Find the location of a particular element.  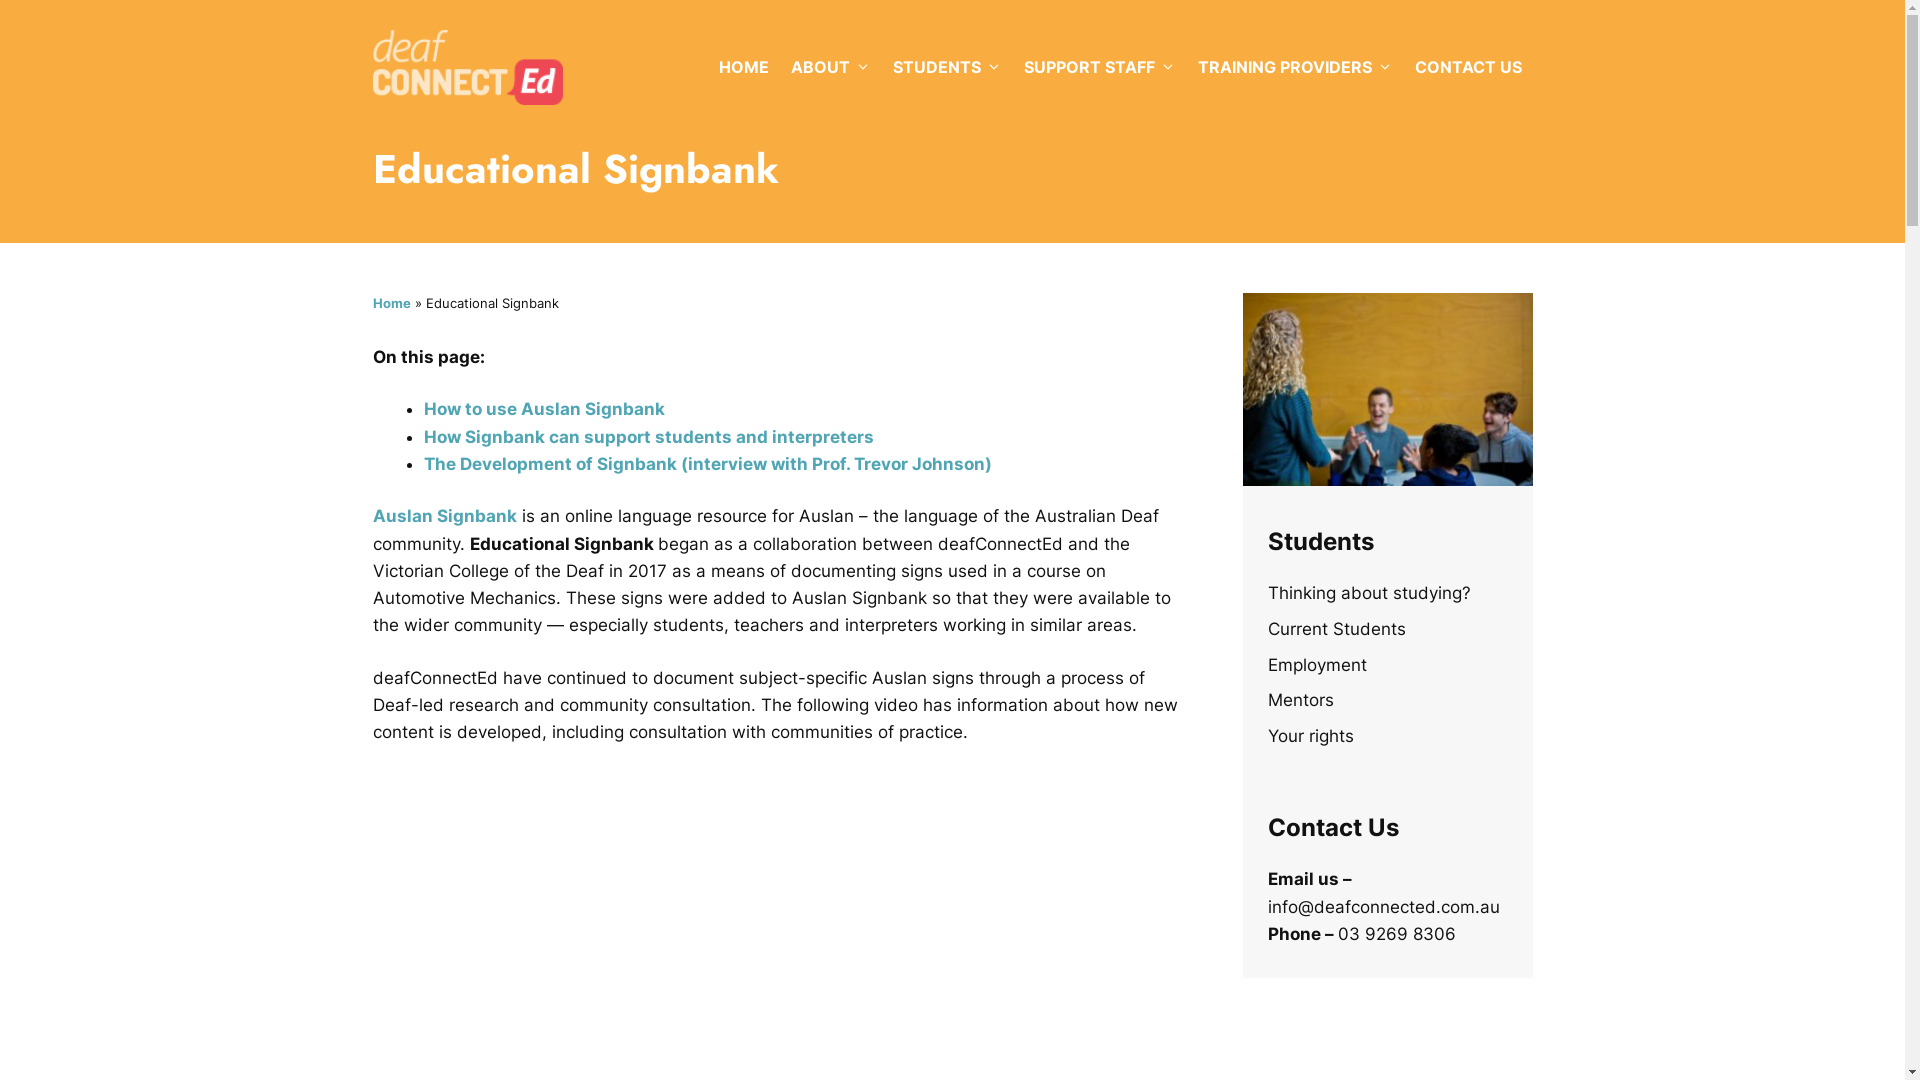

'SUPPORT STAFF' is located at coordinates (1098, 65).